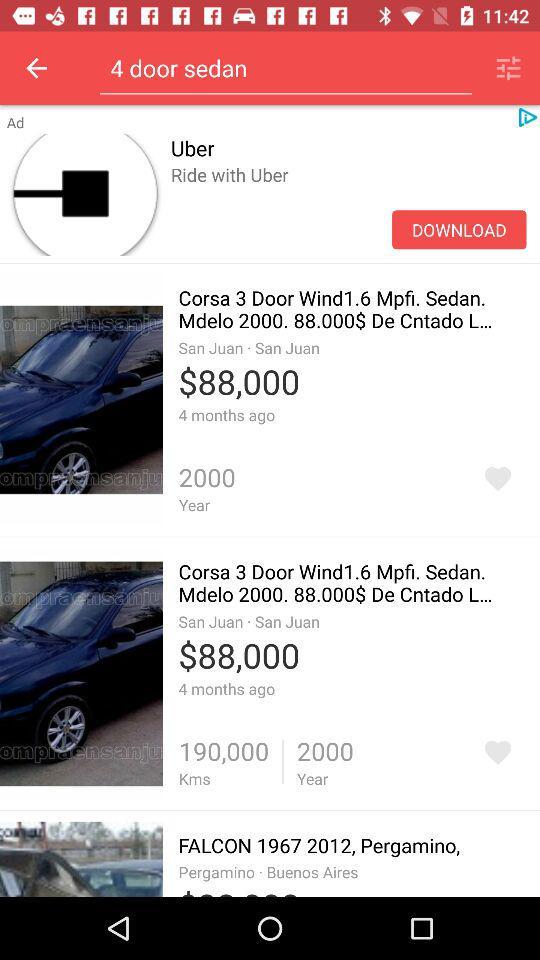  What do you see at coordinates (508, 68) in the screenshot?
I see `item to the right of the 4 door sedan icon` at bounding box center [508, 68].